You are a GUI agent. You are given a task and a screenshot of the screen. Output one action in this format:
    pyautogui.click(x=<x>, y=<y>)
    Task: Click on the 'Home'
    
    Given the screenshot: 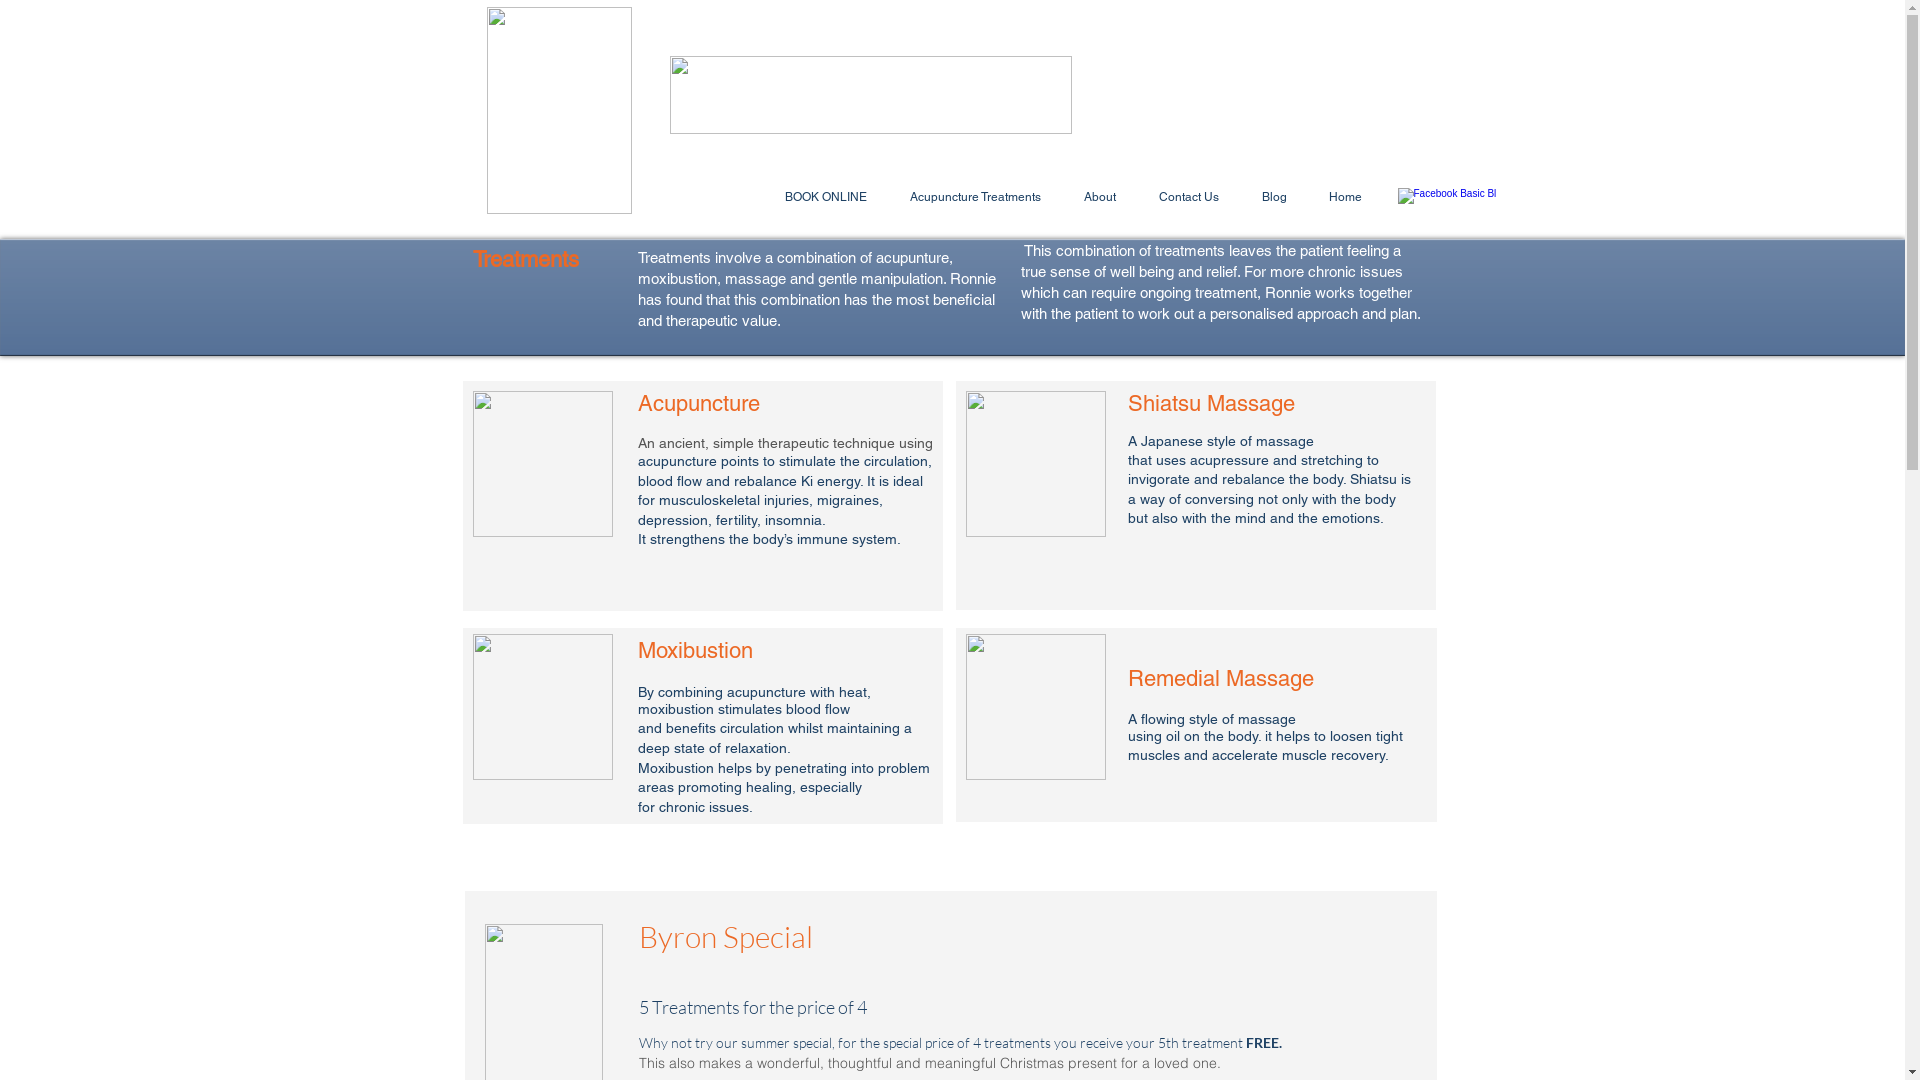 What is the action you would take?
    pyautogui.click(x=1345, y=197)
    